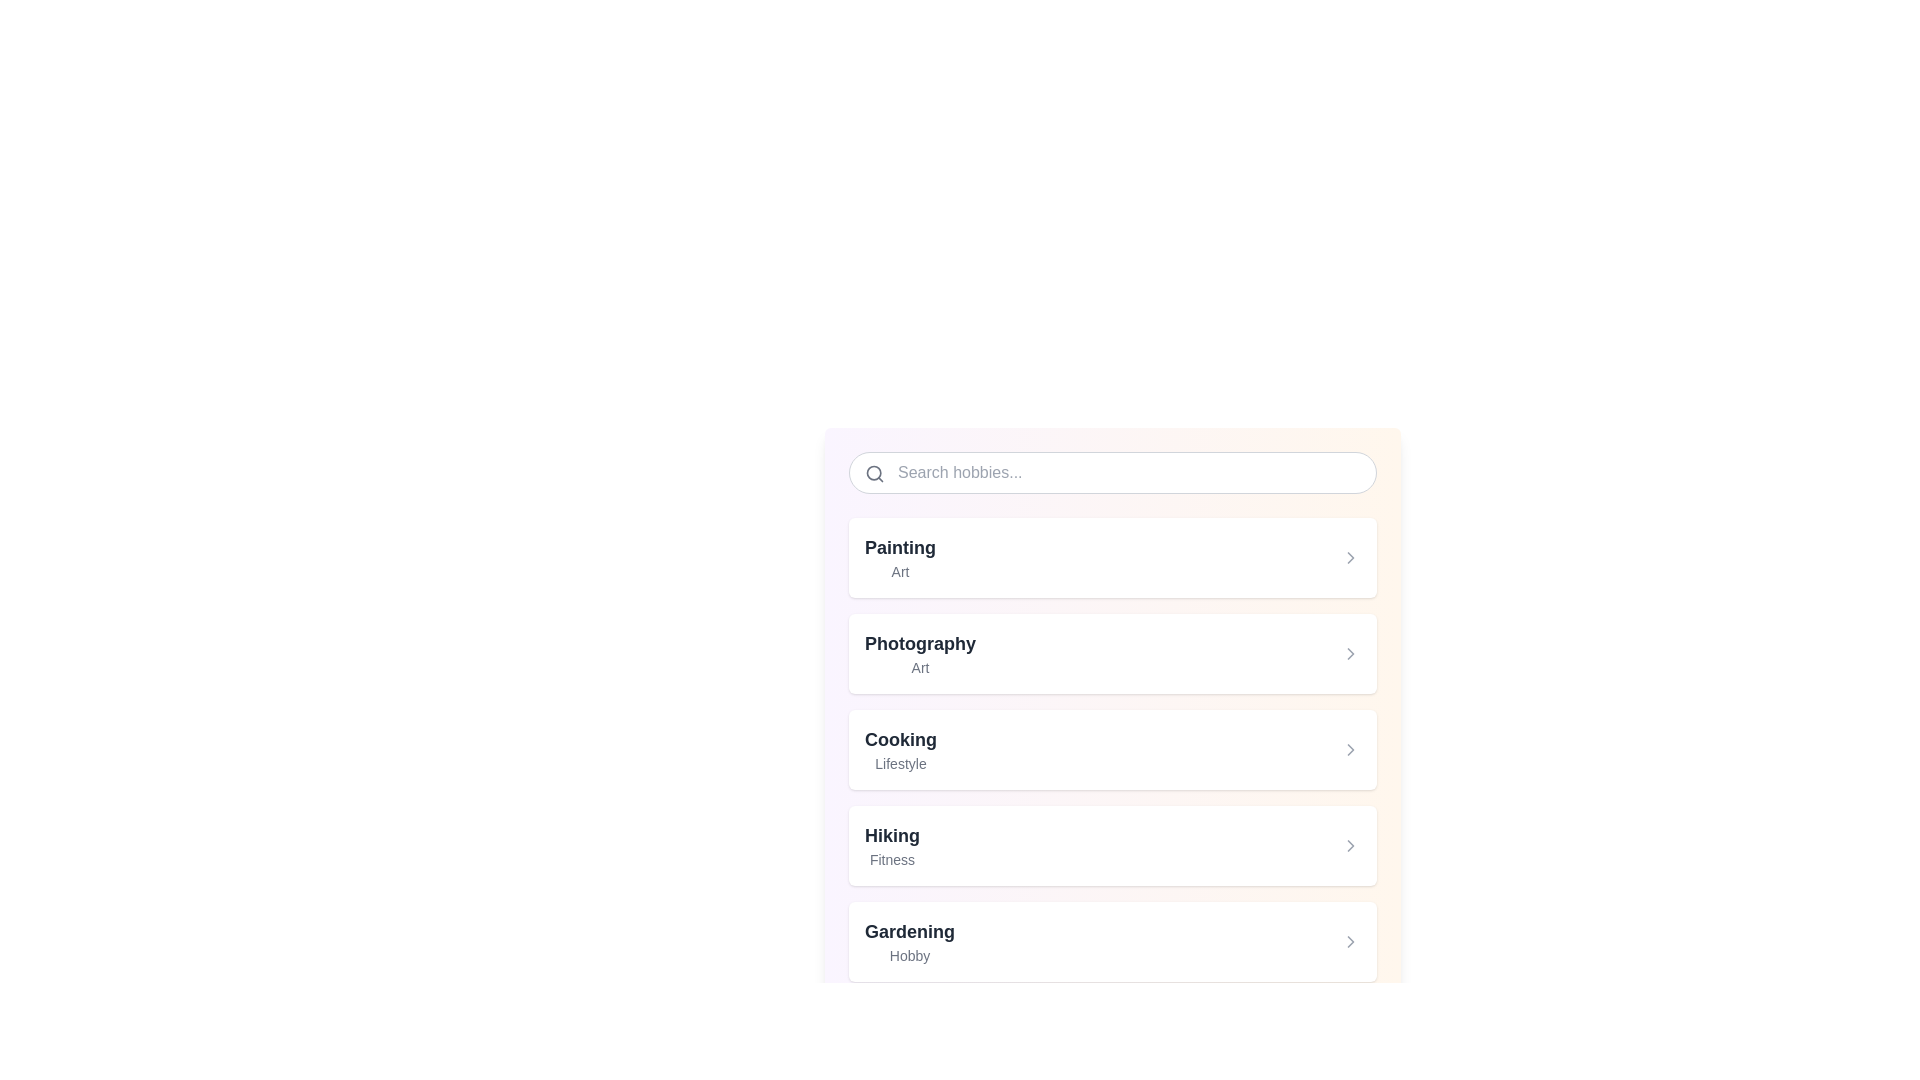  What do you see at coordinates (900, 740) in the screenshot?
I see `the 'Cooking' text label, which serves as the title for the cooking category, located in the third card of a vertically stacked list` at bounding box center [900, 740].